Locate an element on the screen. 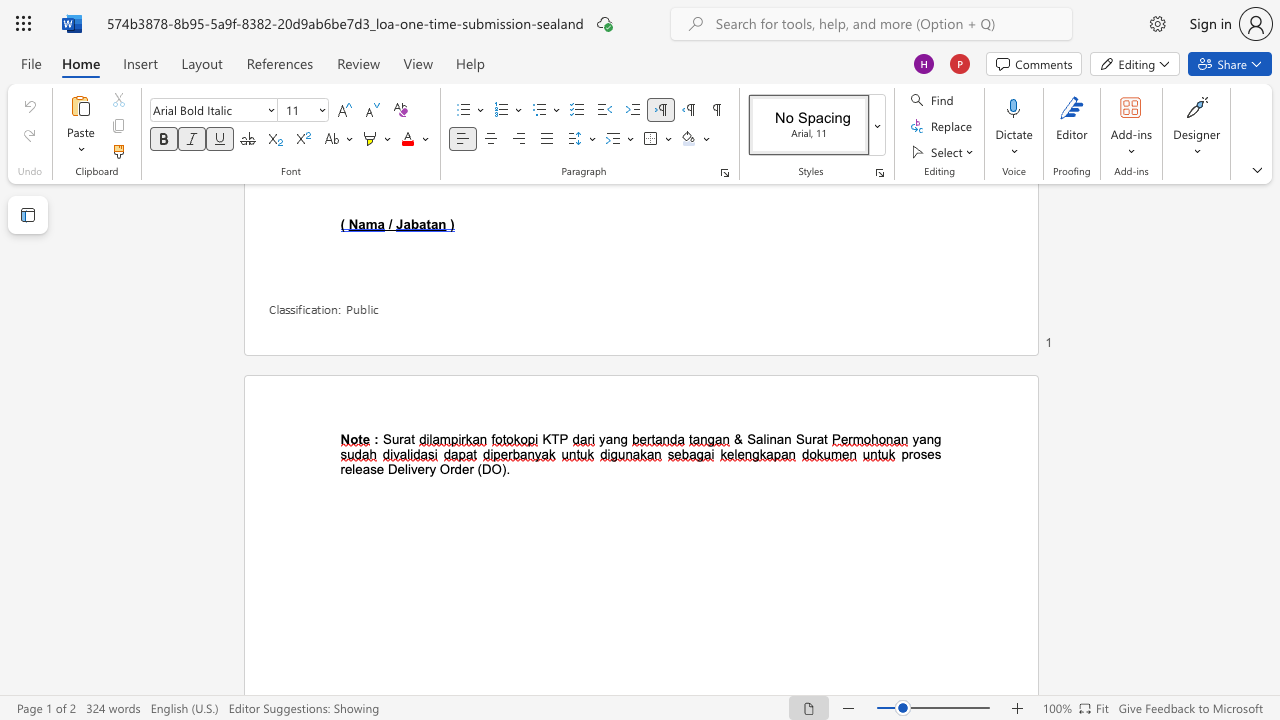  the subset text "e Delivery Order" within the text "release Delivery Order (DO)" is located at coordinates (376, 469).